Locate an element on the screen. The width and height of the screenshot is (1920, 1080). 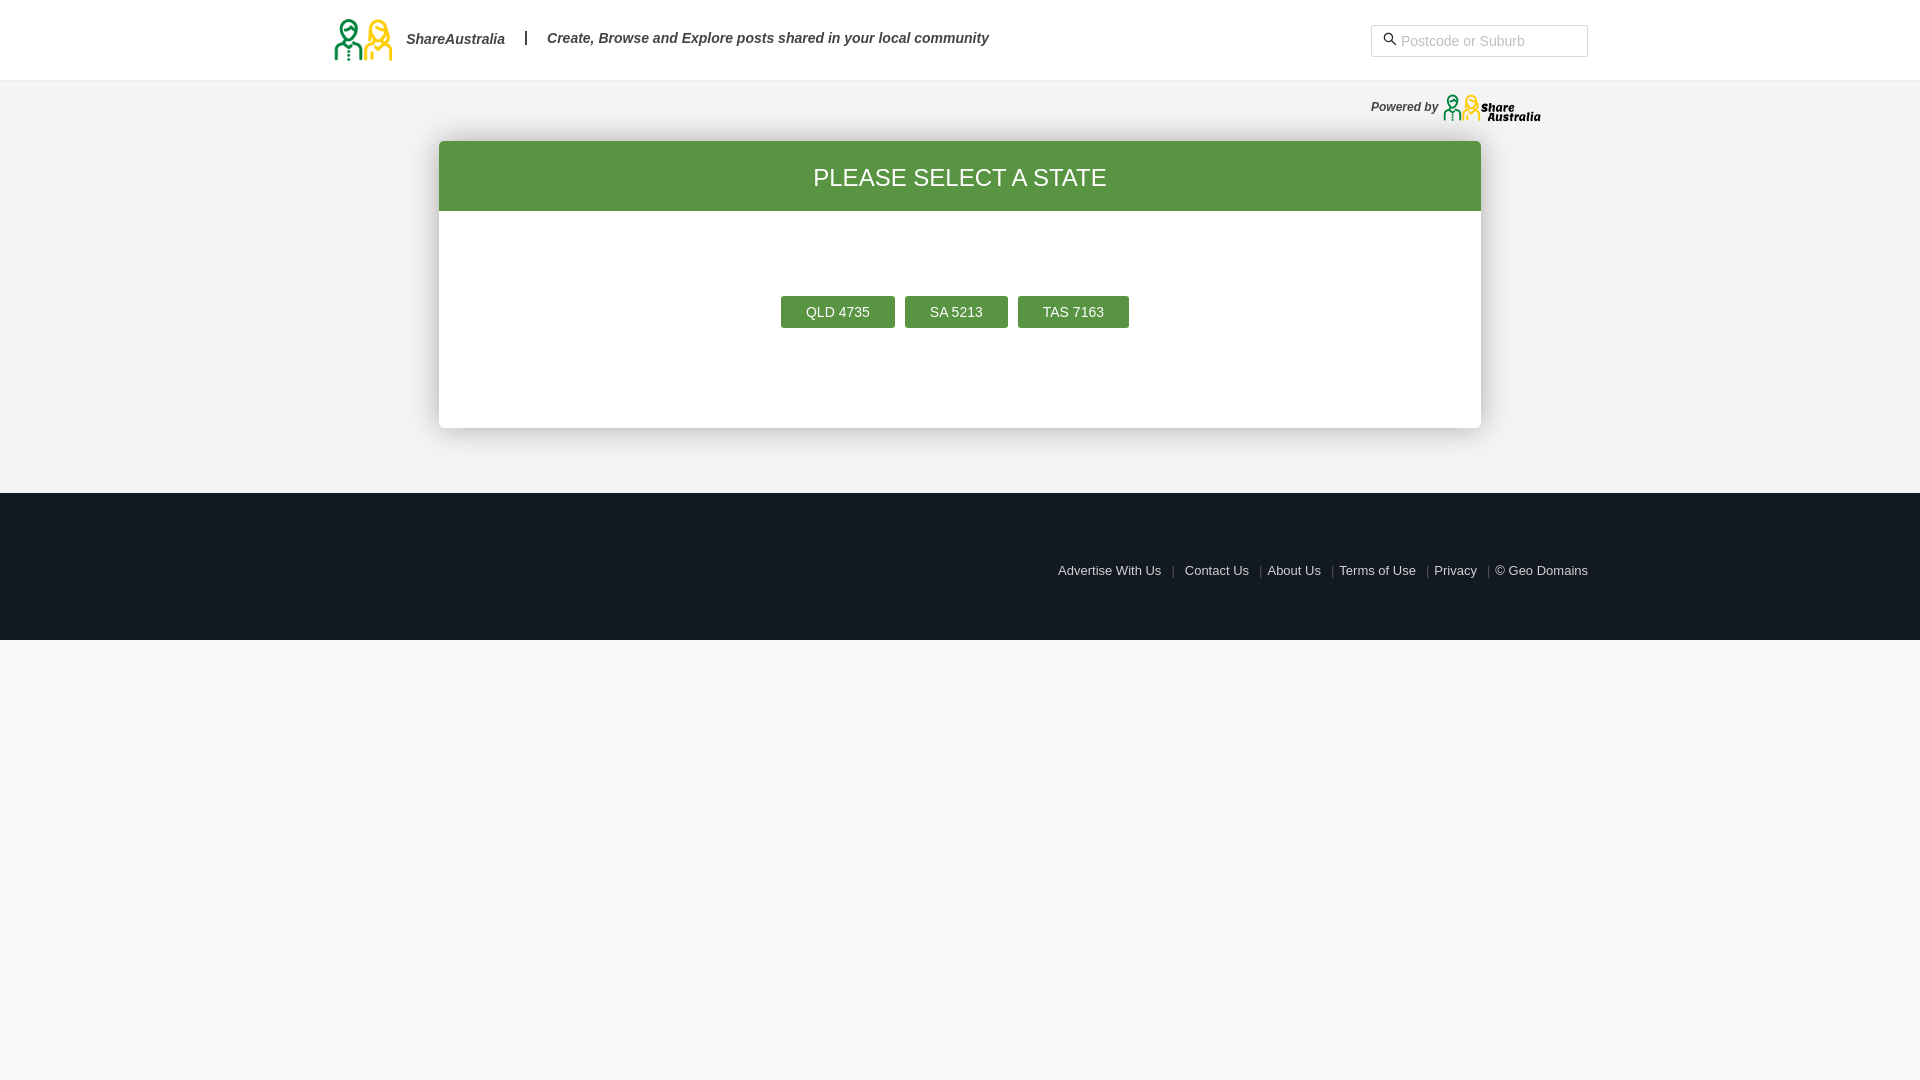
'QLD 4735' is located at coordinates (838, 312).